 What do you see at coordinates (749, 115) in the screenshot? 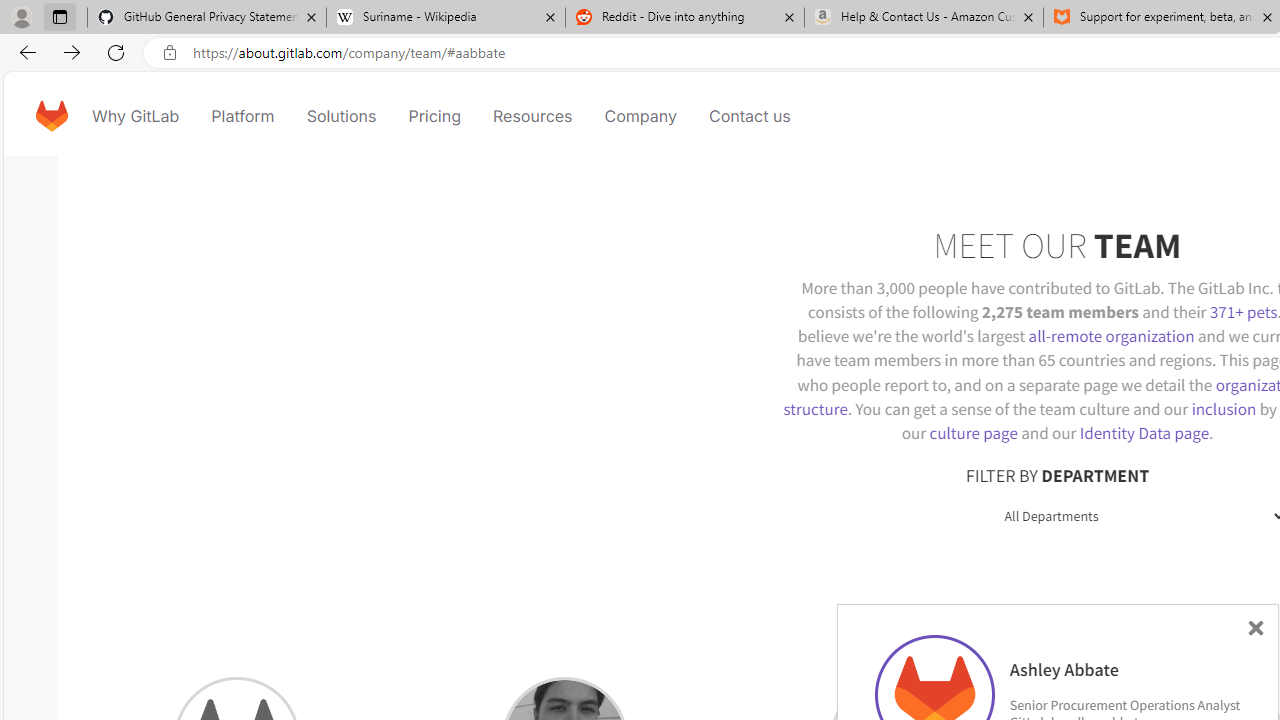
I see `'Contact us'` at bounding box center [749, 115].